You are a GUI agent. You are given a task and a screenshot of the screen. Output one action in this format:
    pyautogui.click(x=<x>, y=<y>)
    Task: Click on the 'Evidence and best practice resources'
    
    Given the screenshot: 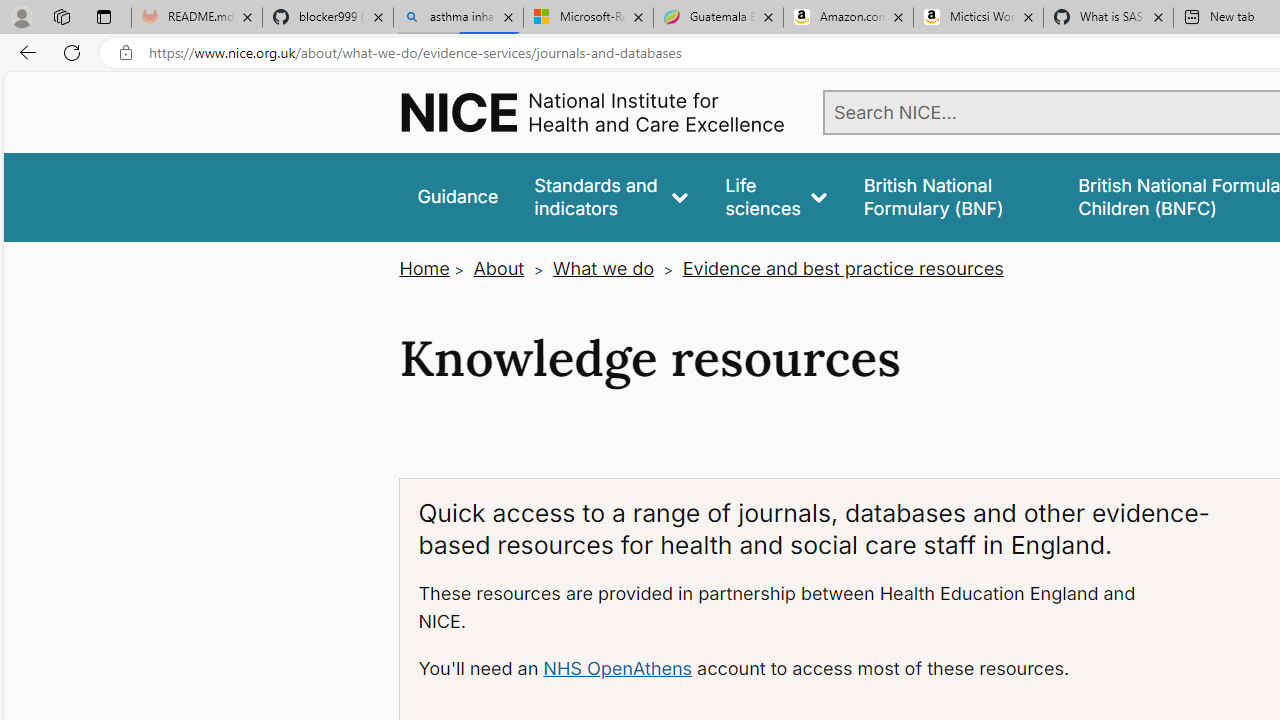 What is the action you would take?
    pyautogui.click(x=842, y=267)
    